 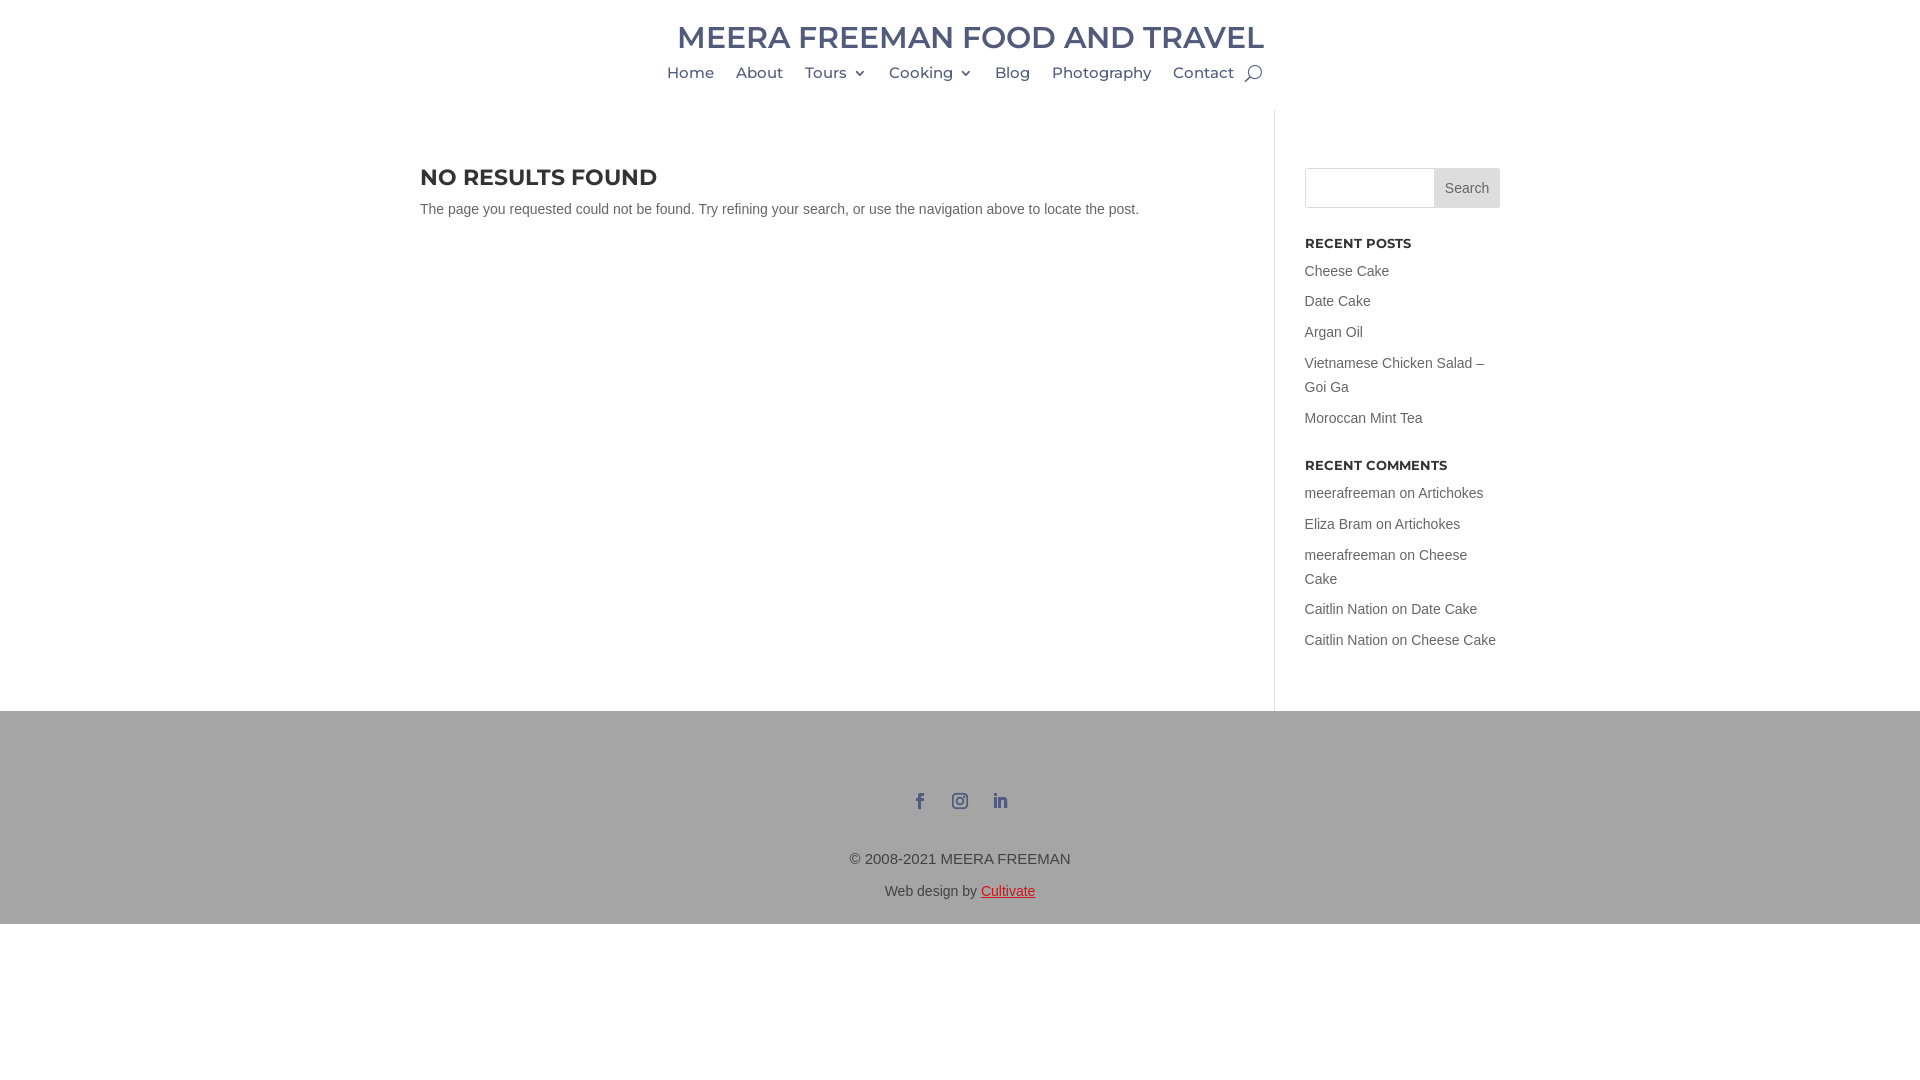 I want to click on 'Home', so click(x=690, y=76).